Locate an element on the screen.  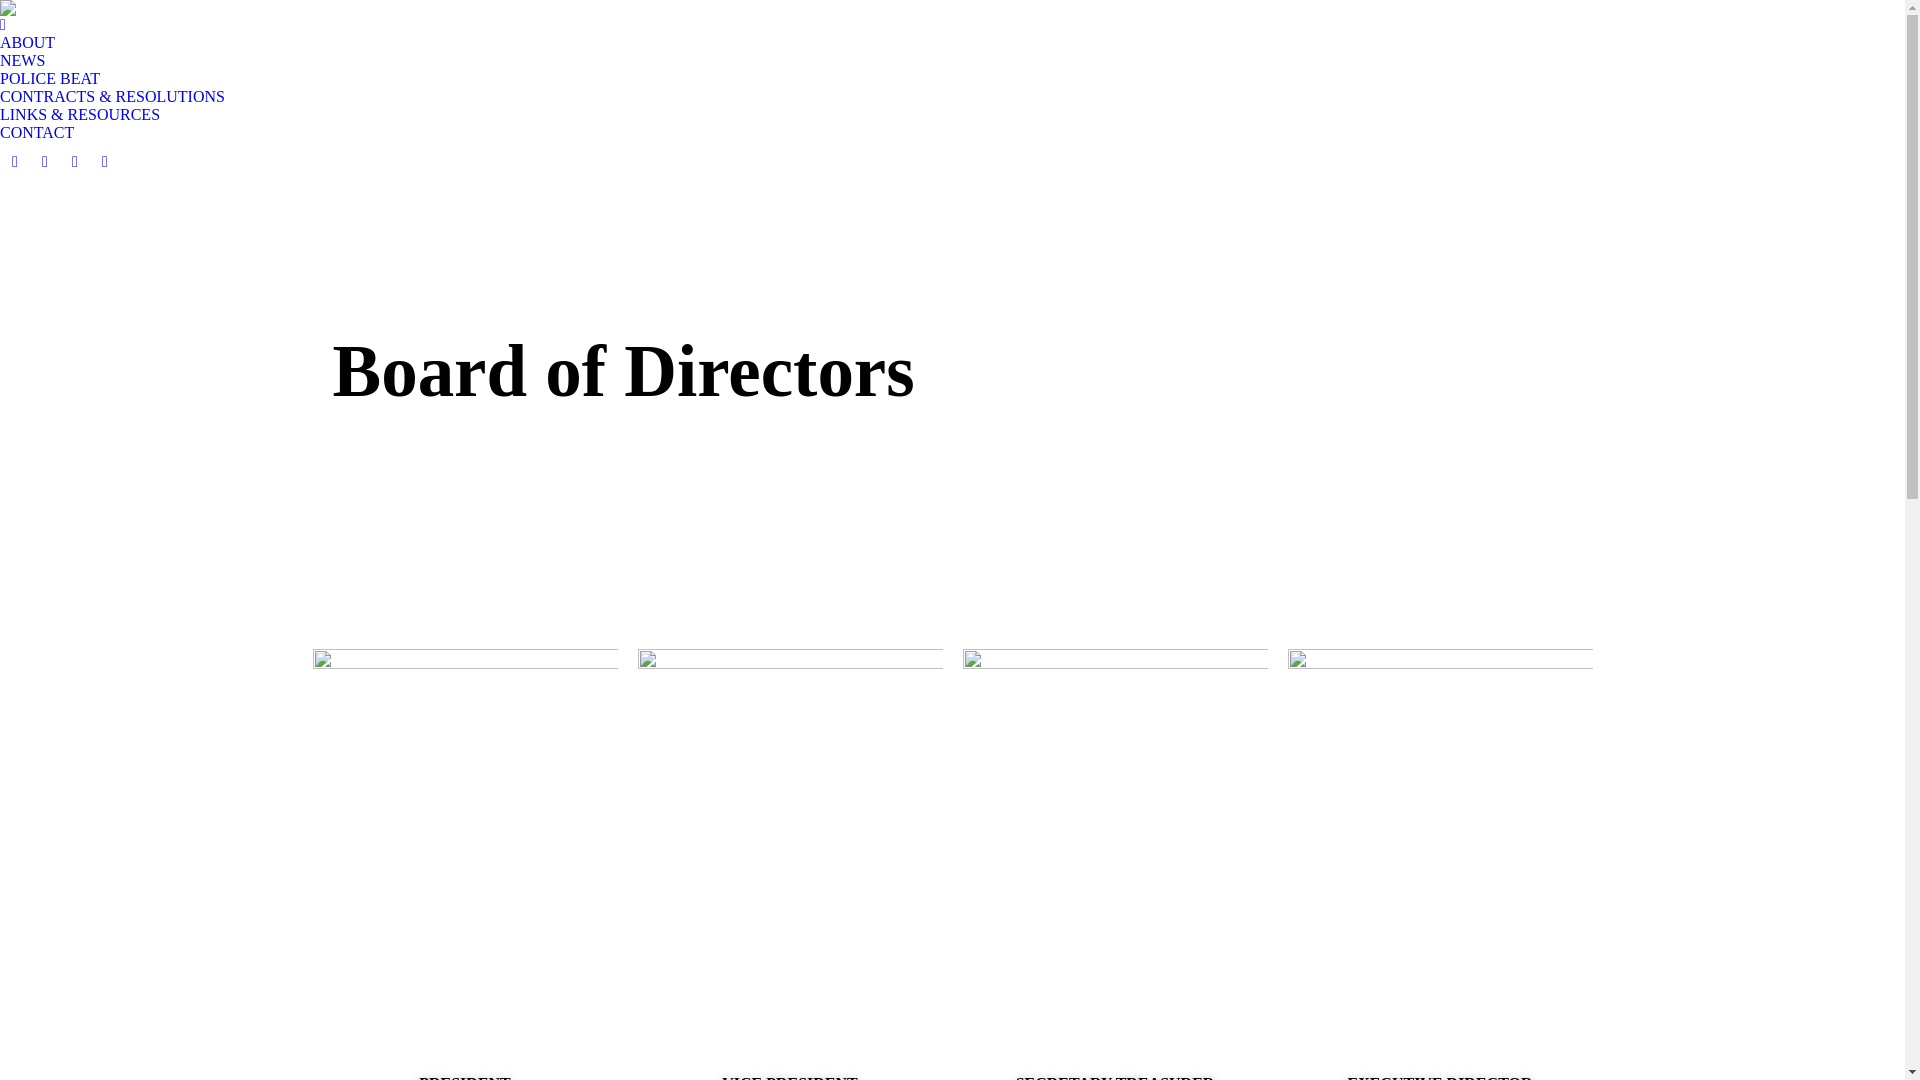
'NEWS' is located at coordinates (22, 60).